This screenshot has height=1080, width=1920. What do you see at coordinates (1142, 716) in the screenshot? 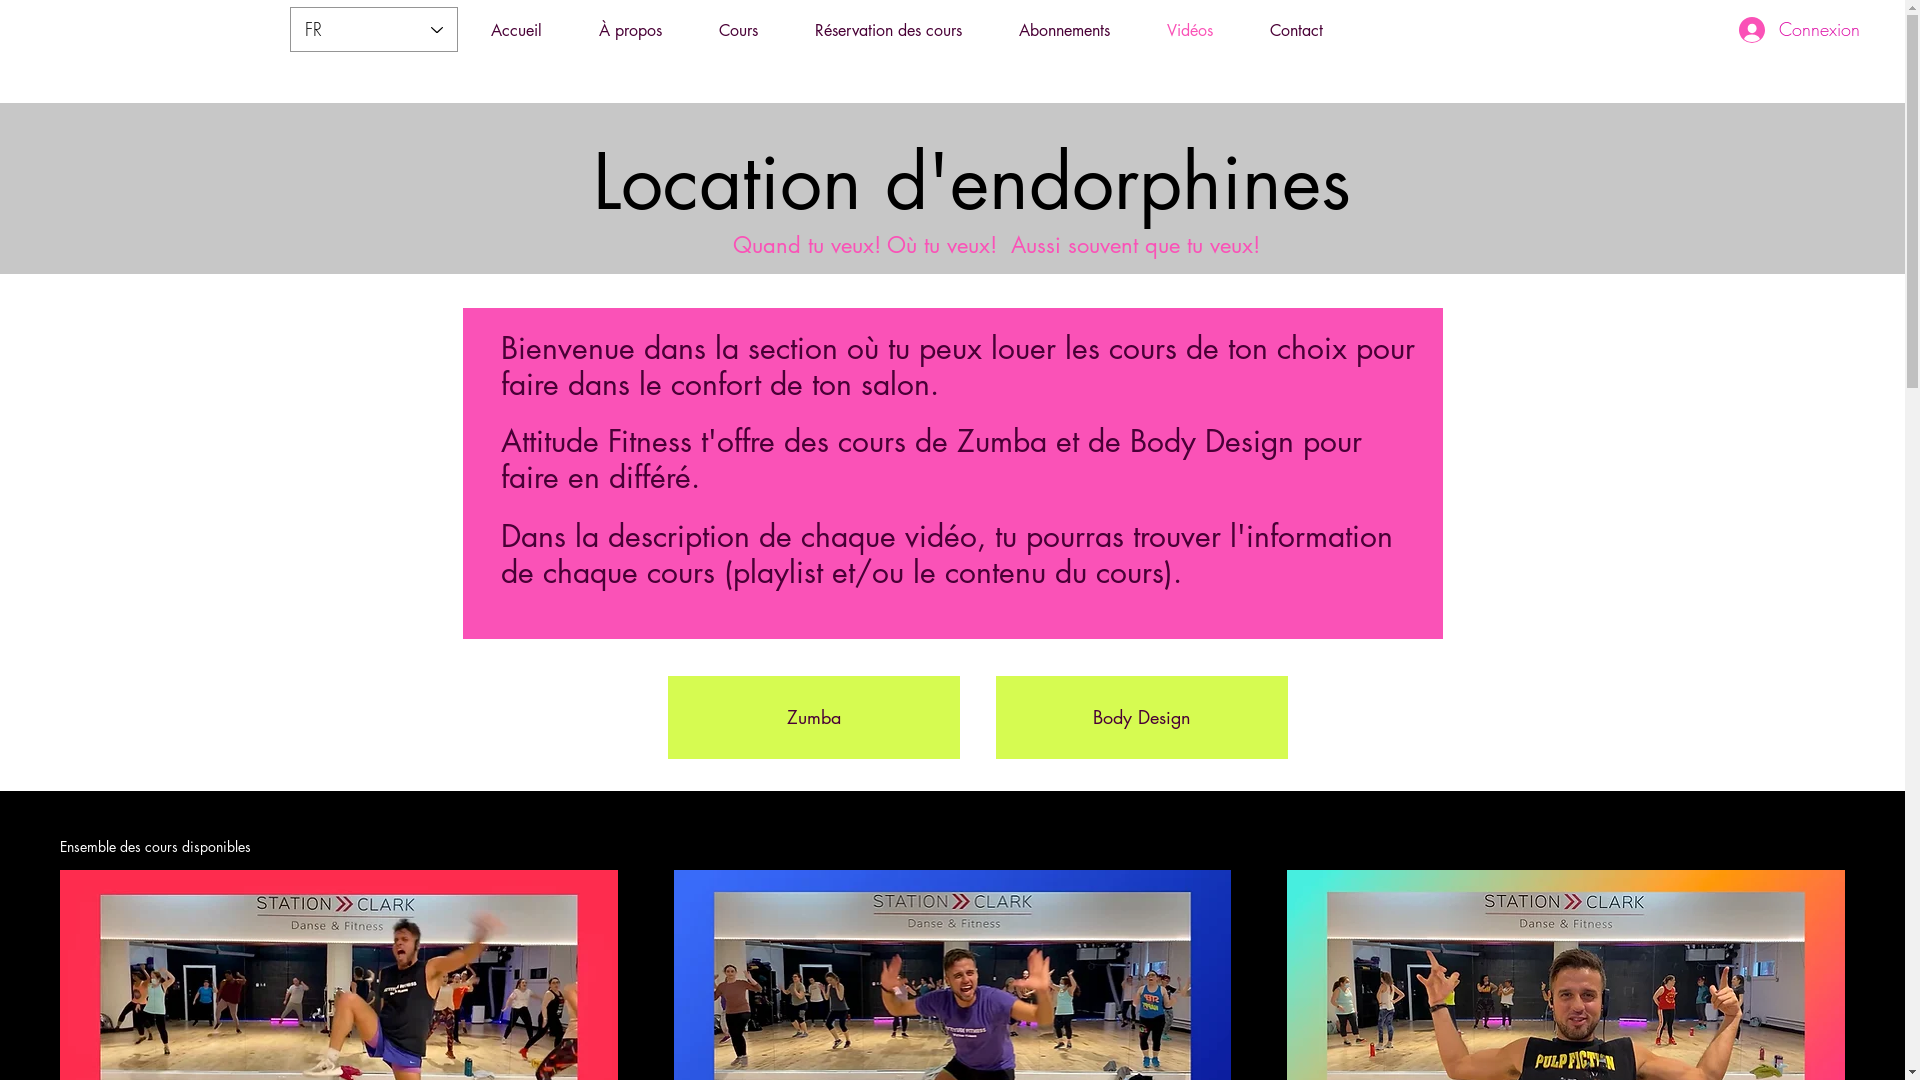
I see `'Body Design'` at bounding box center [1142, 716].